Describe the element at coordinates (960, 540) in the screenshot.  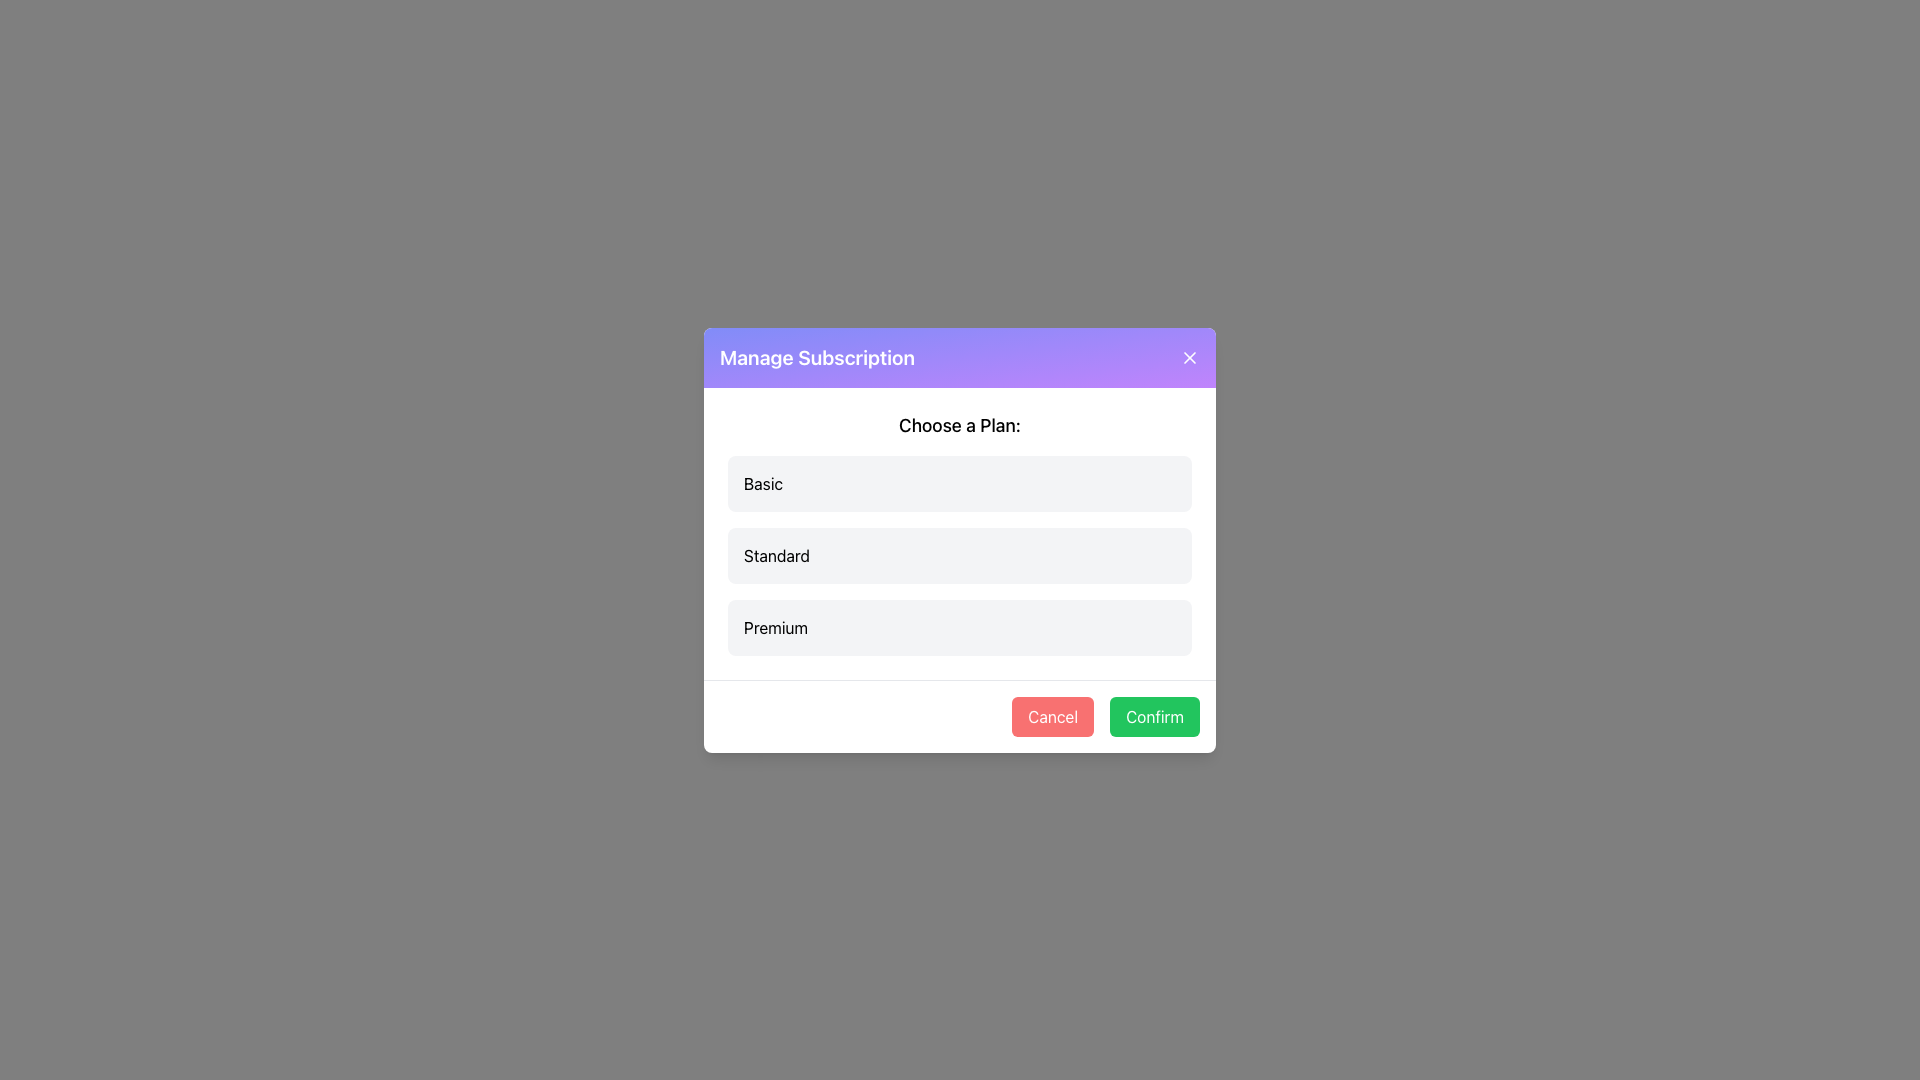
I see `the subscription options in the centrally located modal dialog for subscription management` at that location.